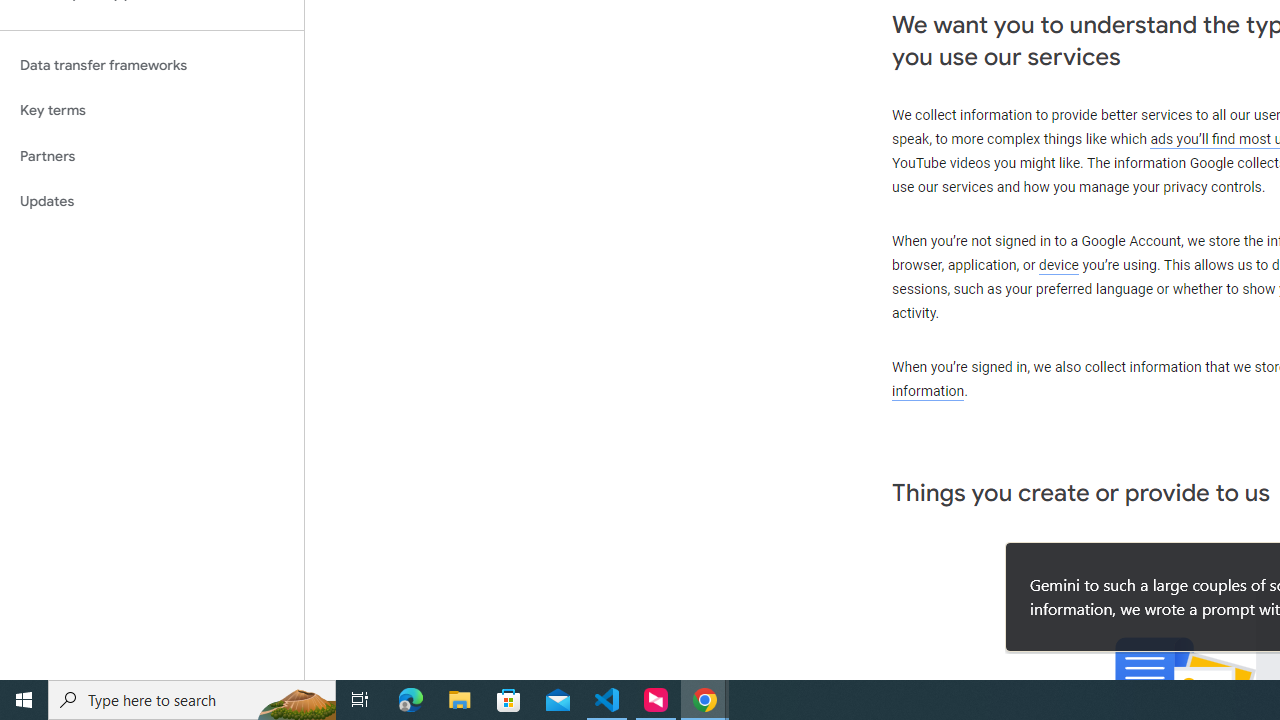 The height and width of the screenshot is (720, 1280). Describe the element at coordinates (151, 201) in the screenshot. I see `'Updates'` at that location.